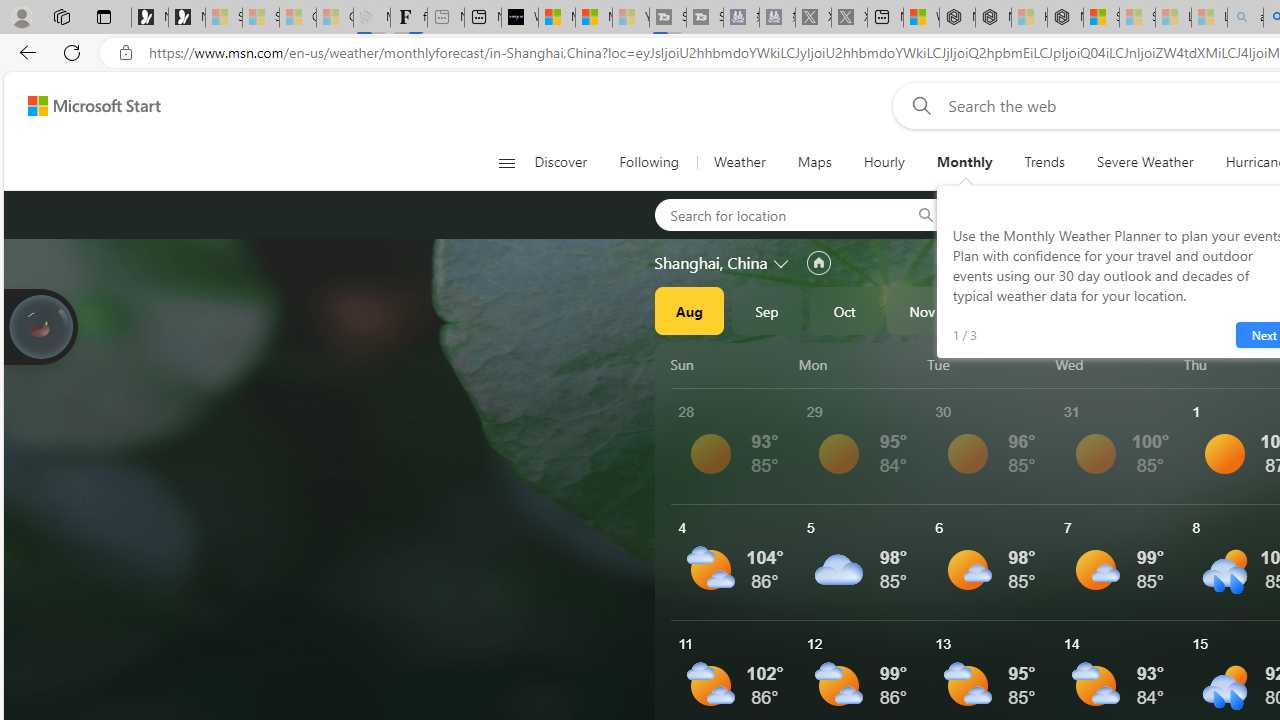 Image resolution: width=1280 pixels, height=720 pixels. I want to click on 'Web search', so click(916, 105).